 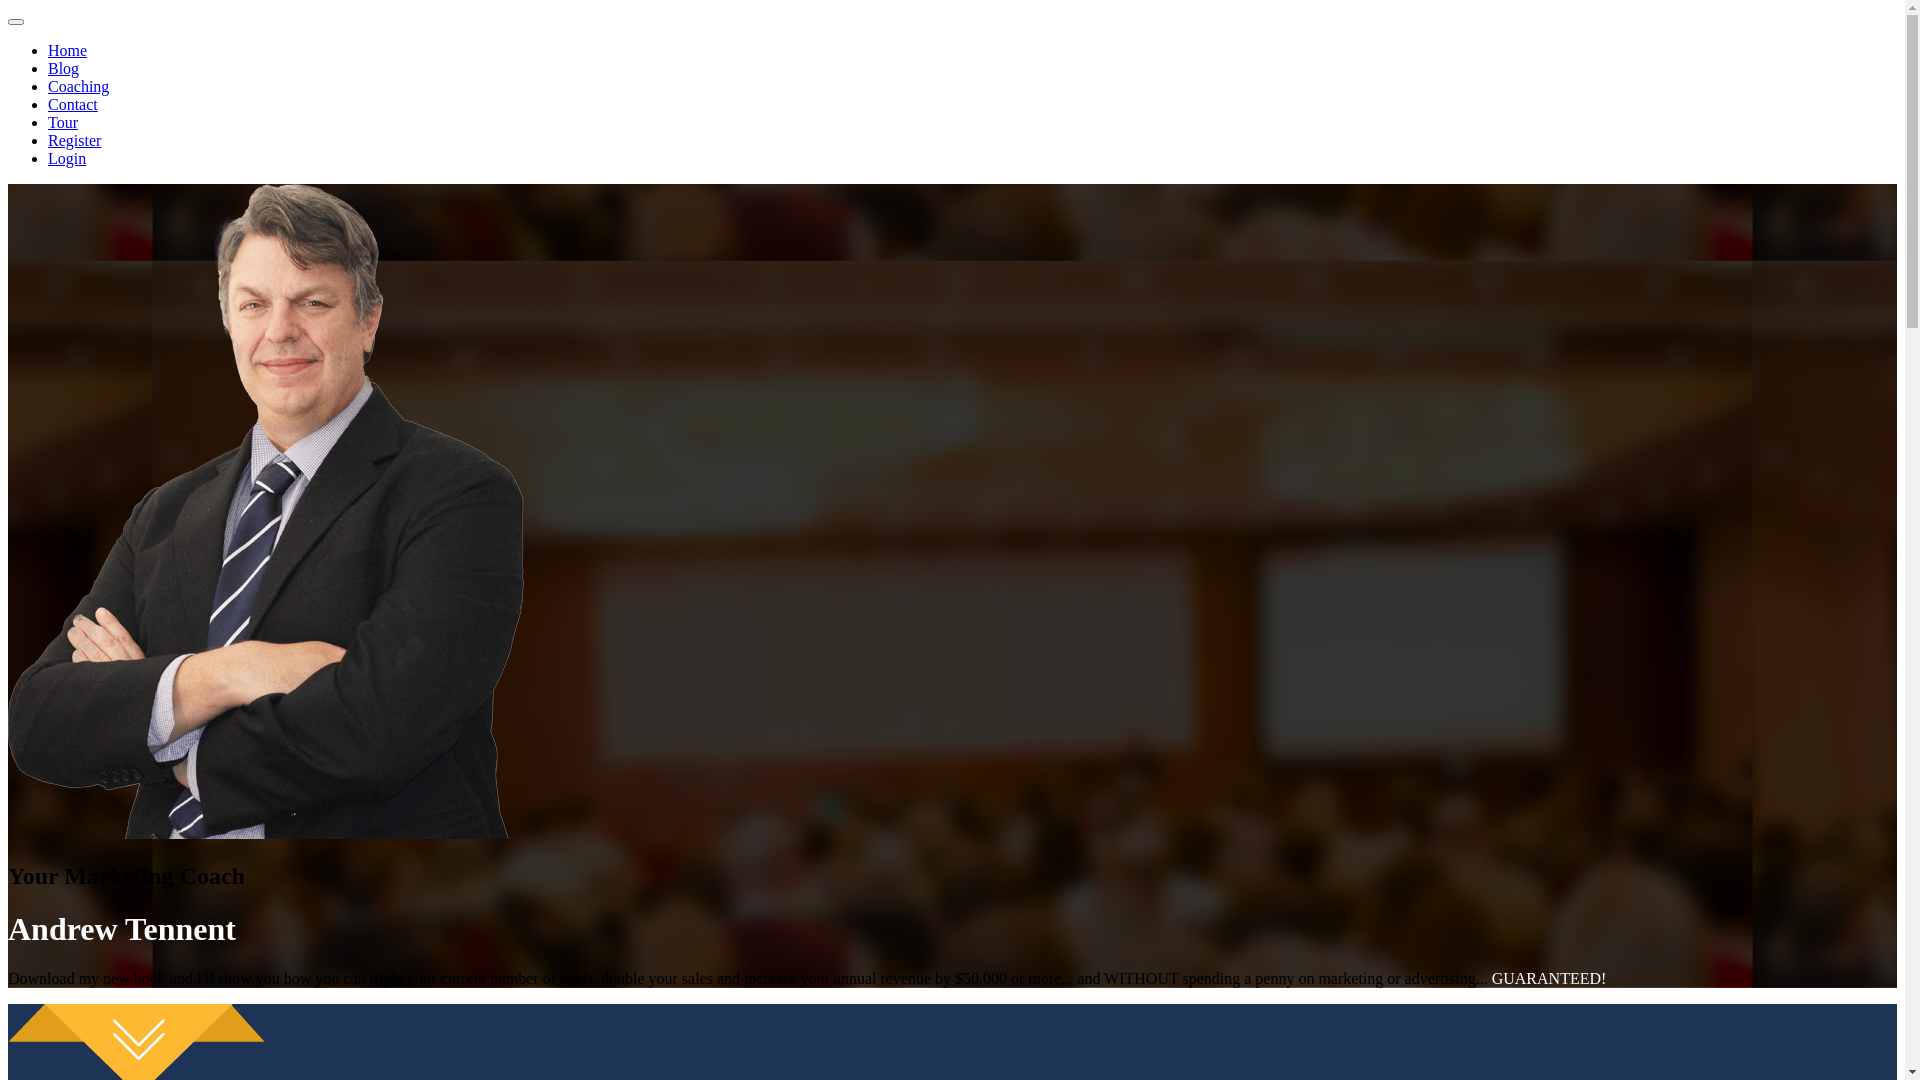 I want to click on 'Register', so click(x=74, y=139).